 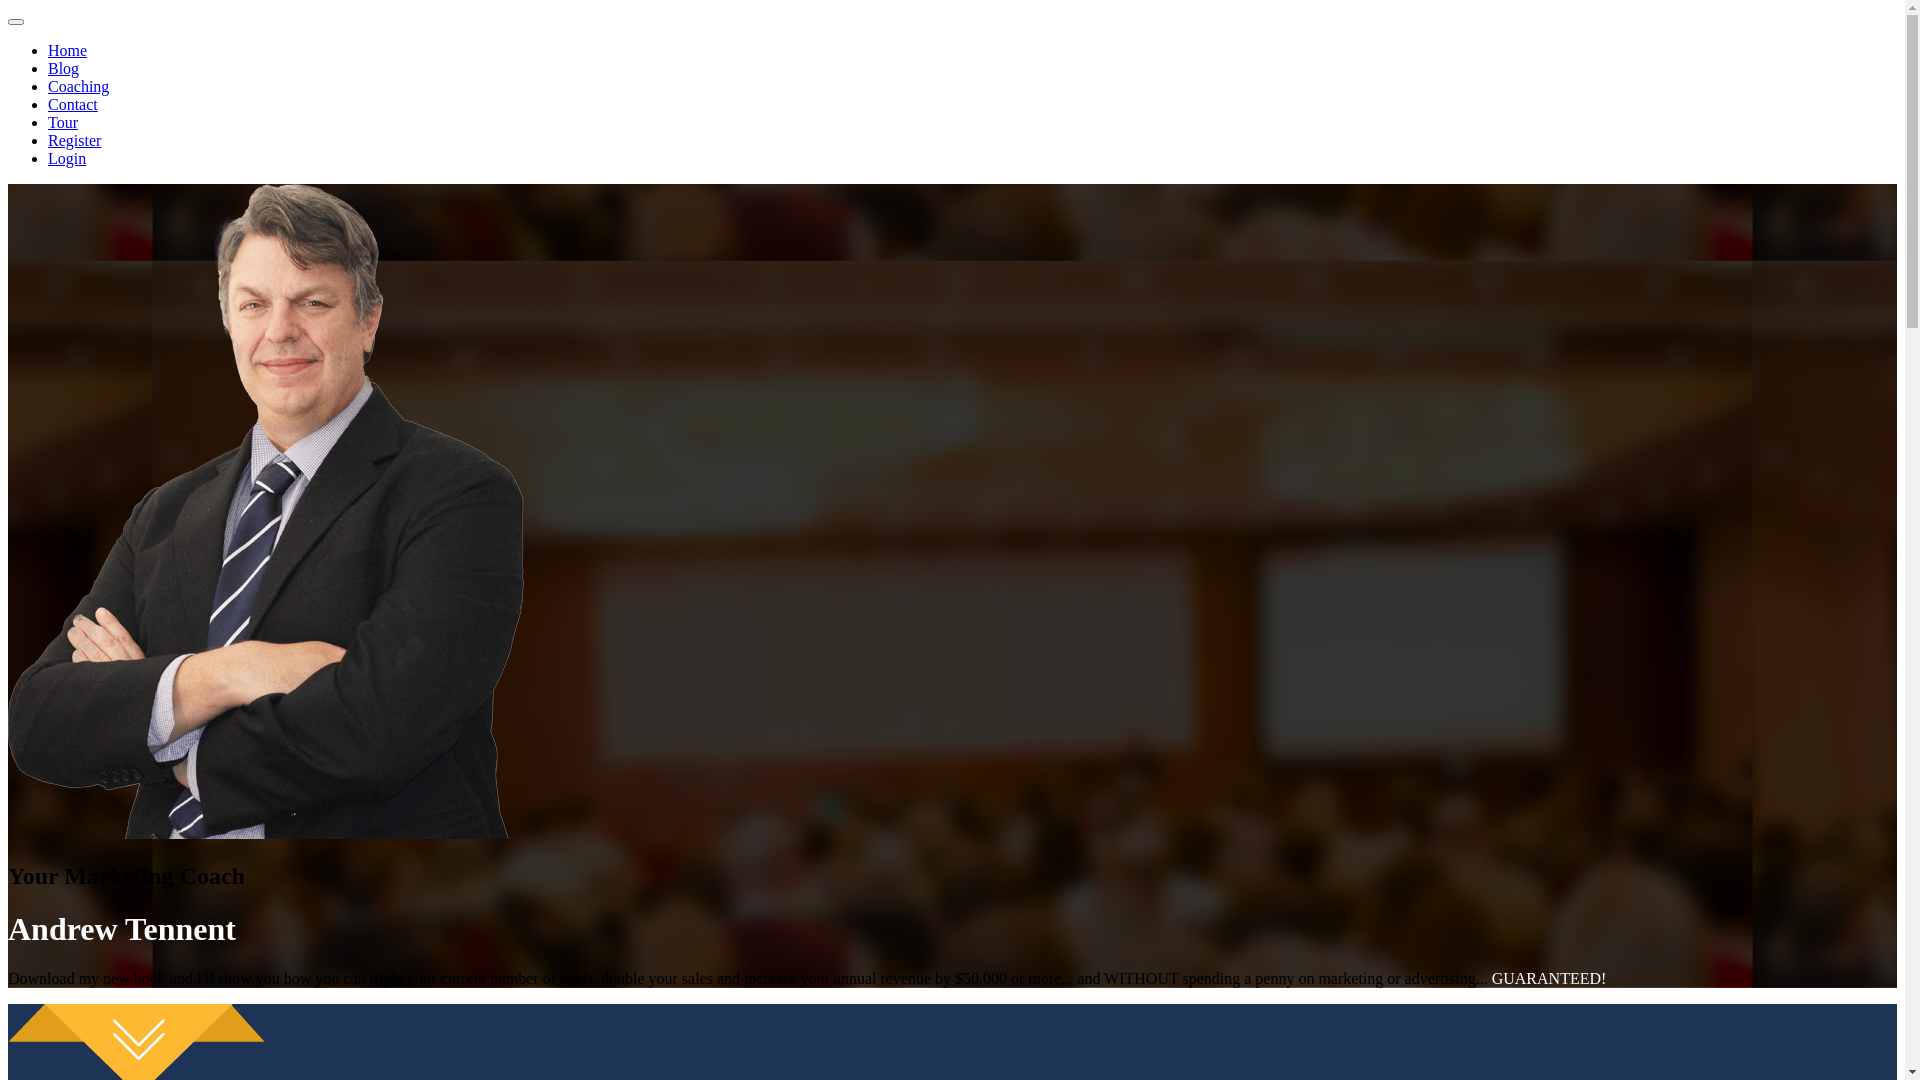 I want to click on 'Register', so click(x=74, y=139).